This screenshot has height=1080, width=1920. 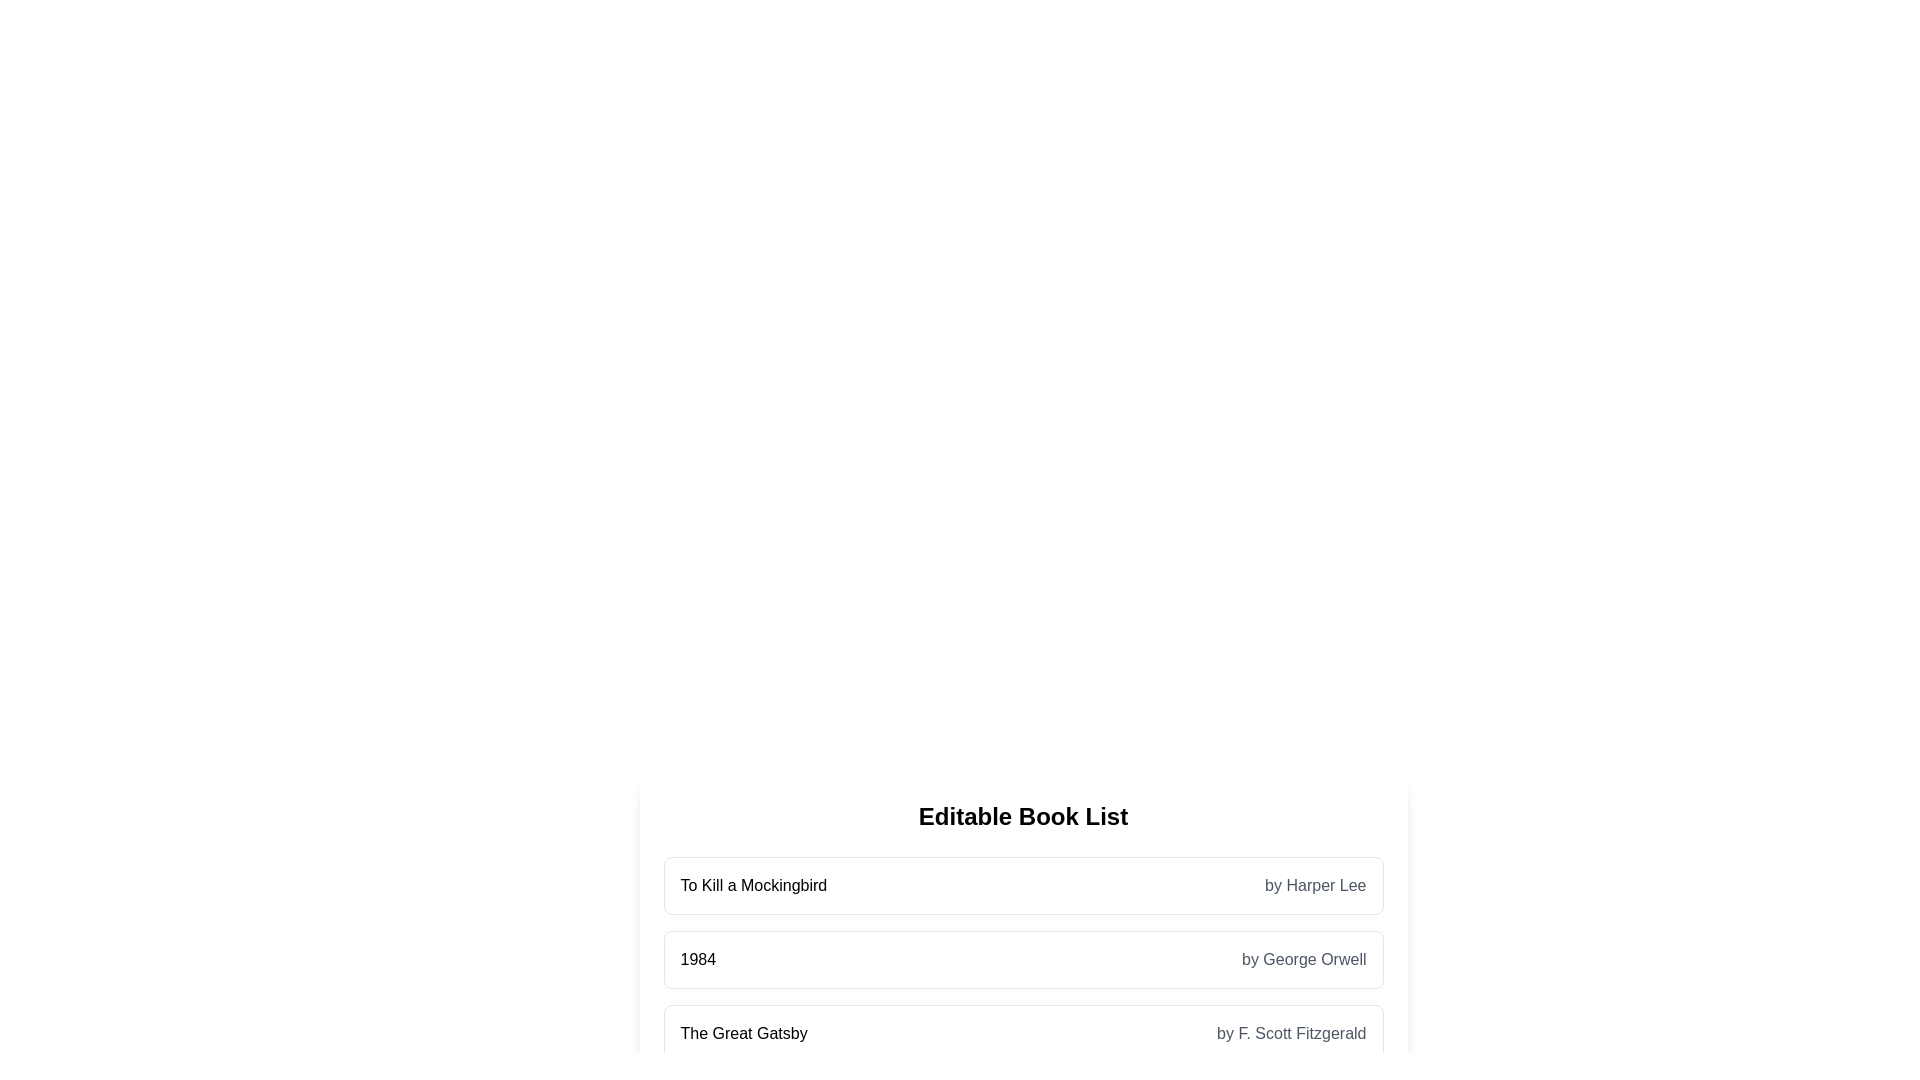 I want to click on the text indicating the author of the book 'To Kill a Mockingbird', which is positioned on the right side of the book title, so click(x=1315, y=885).